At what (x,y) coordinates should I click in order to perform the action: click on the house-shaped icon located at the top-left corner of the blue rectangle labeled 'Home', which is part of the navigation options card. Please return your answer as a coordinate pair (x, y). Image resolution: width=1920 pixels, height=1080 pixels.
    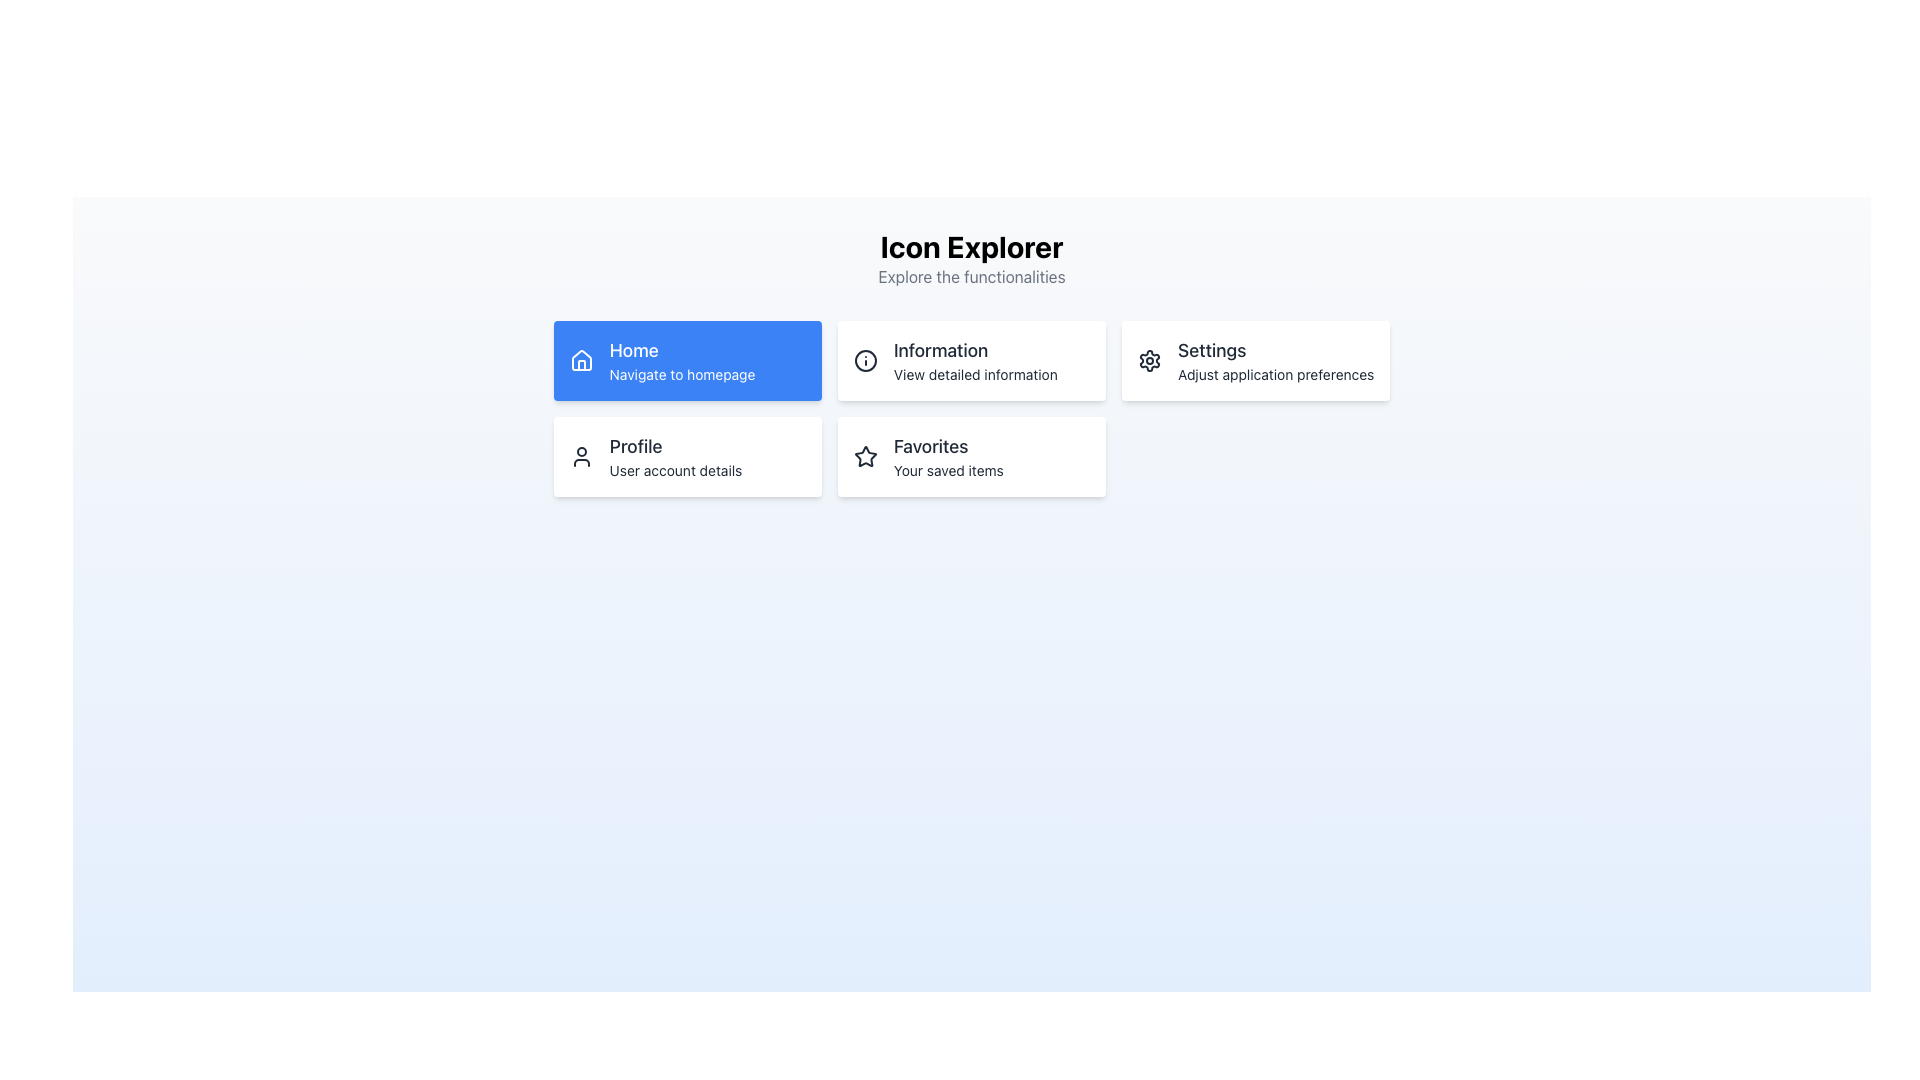
    Looking at the image, I should click on (580, 360).